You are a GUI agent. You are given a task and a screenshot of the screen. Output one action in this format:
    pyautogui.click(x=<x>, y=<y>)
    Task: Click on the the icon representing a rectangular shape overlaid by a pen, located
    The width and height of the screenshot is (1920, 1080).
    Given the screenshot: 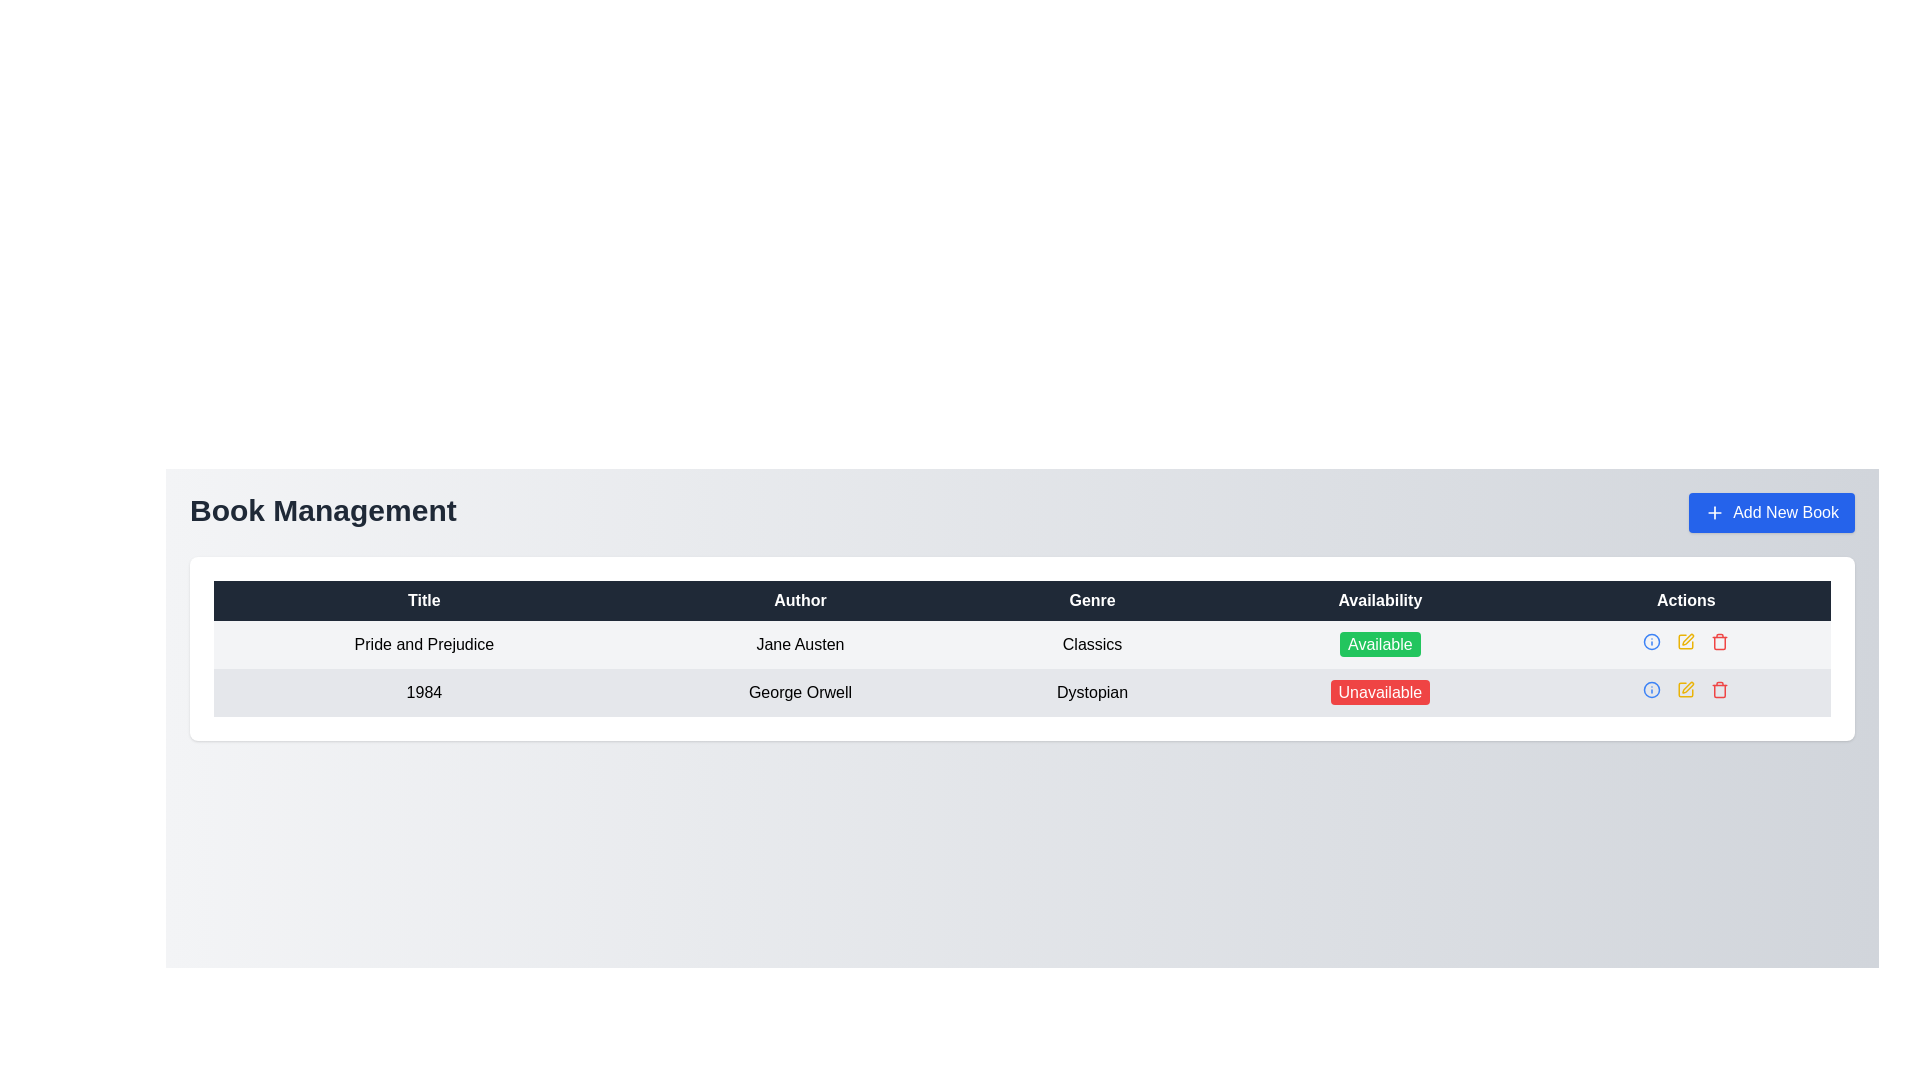 What is the action you would take?
    pyautogui.click(x=1685, y=641)
    